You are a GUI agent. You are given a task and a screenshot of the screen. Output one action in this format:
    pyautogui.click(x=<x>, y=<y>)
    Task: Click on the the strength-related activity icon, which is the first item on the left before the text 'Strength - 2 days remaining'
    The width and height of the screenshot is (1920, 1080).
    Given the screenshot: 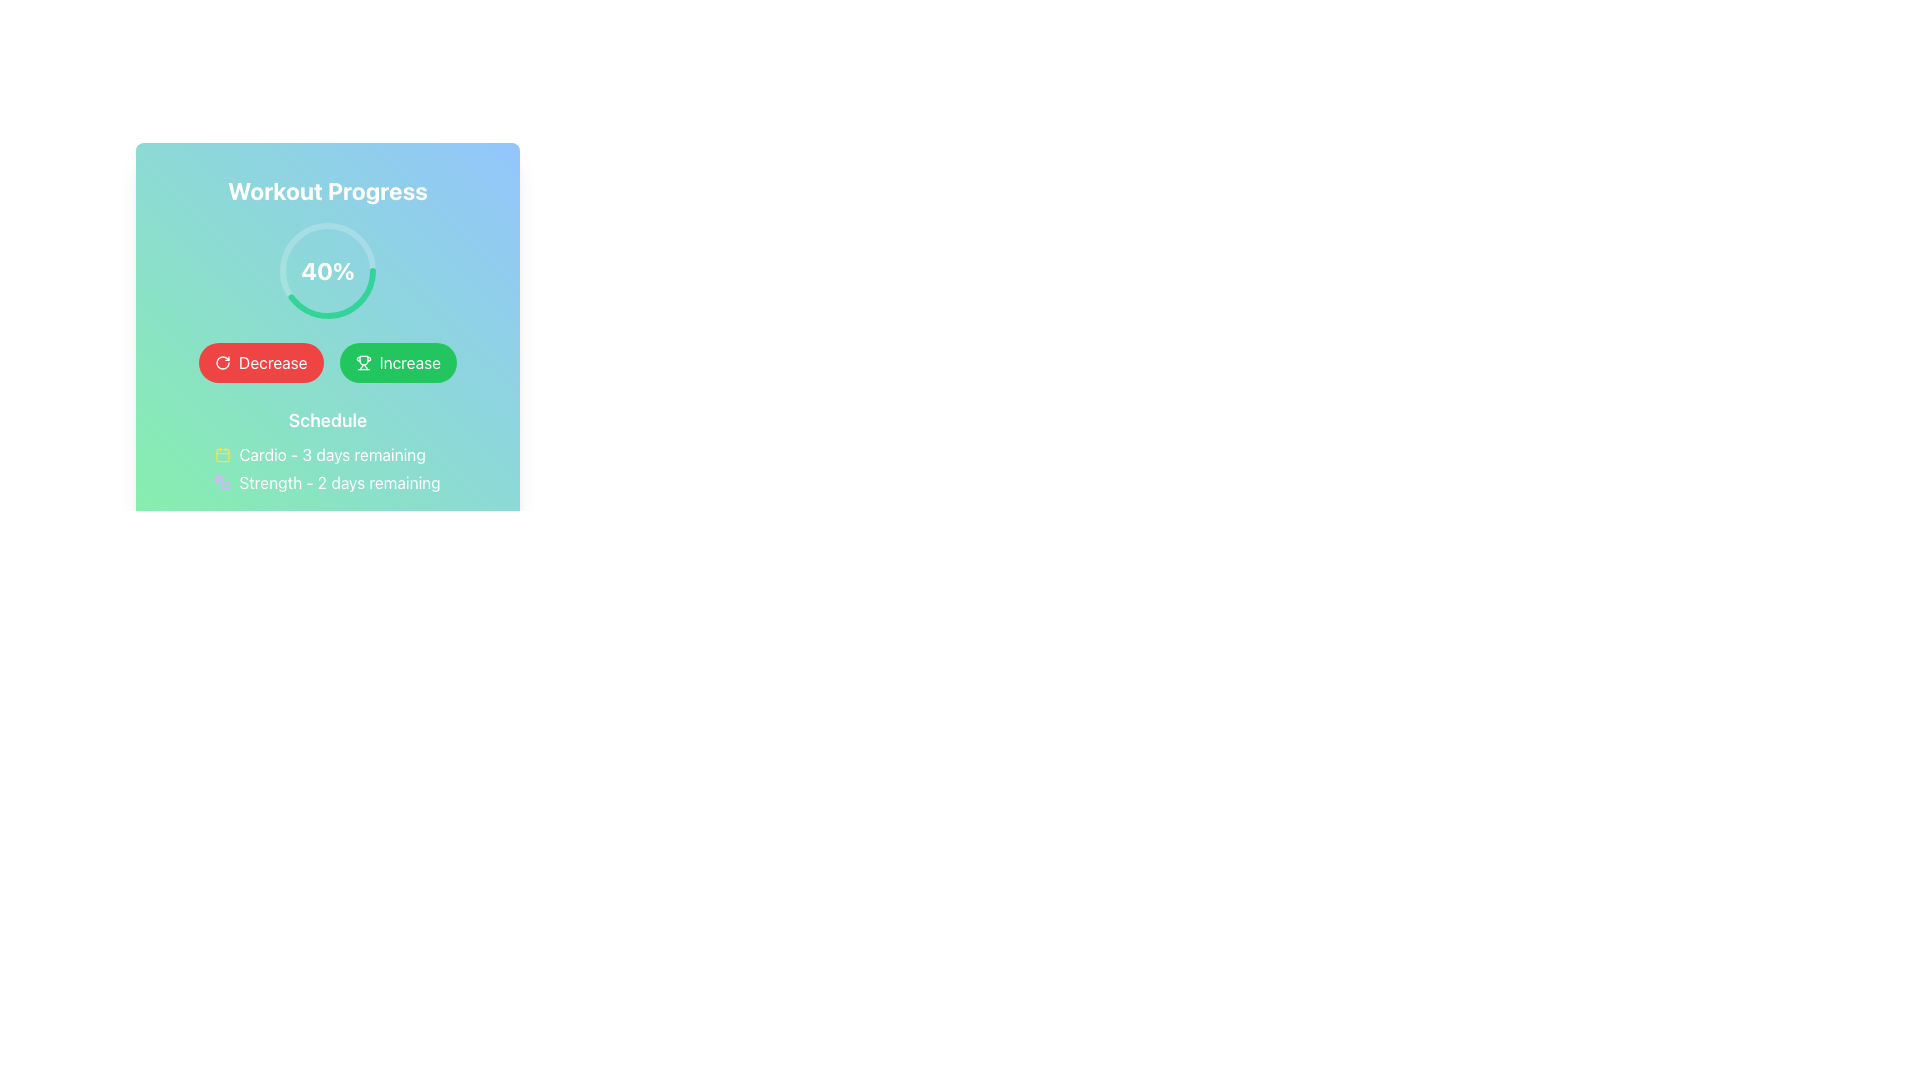 What is the action you would take?
    pyautogui.click(x=223, y=482)
    